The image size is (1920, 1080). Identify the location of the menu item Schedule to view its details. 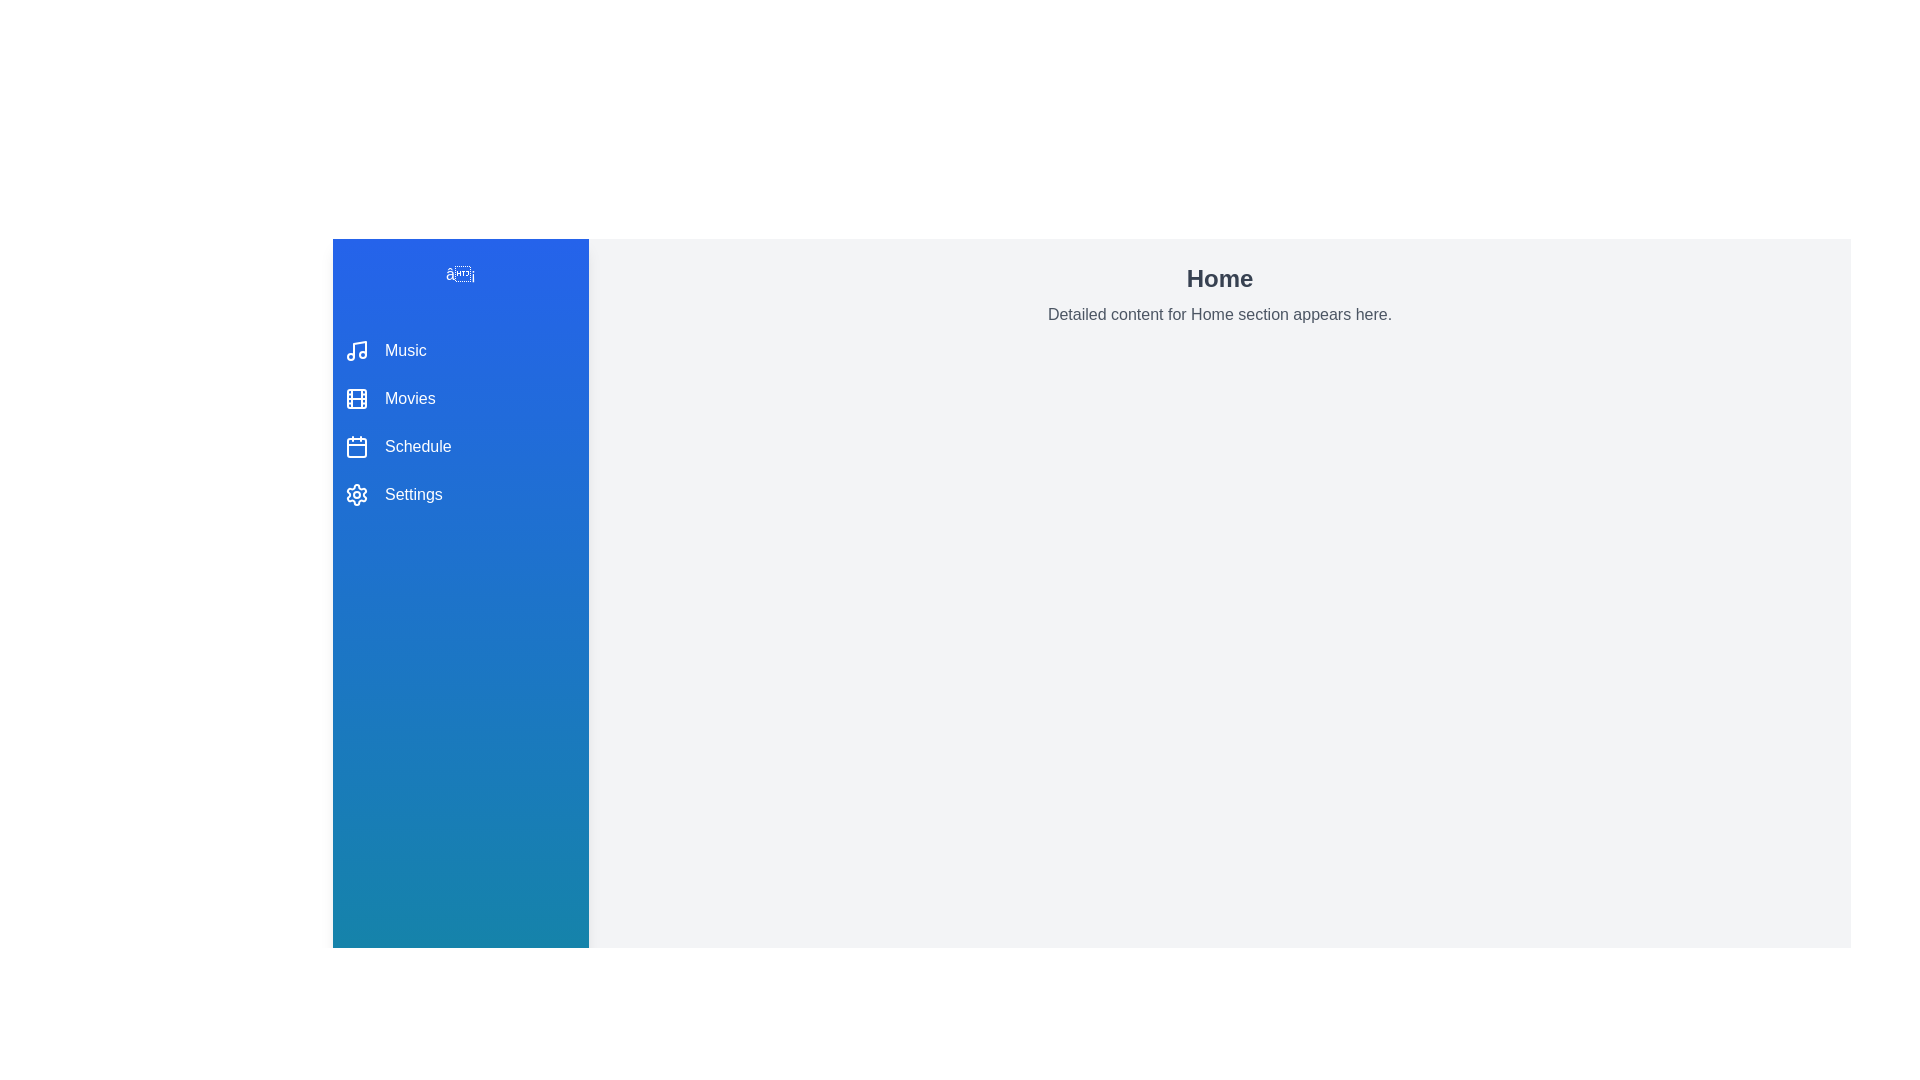
(459, 446).